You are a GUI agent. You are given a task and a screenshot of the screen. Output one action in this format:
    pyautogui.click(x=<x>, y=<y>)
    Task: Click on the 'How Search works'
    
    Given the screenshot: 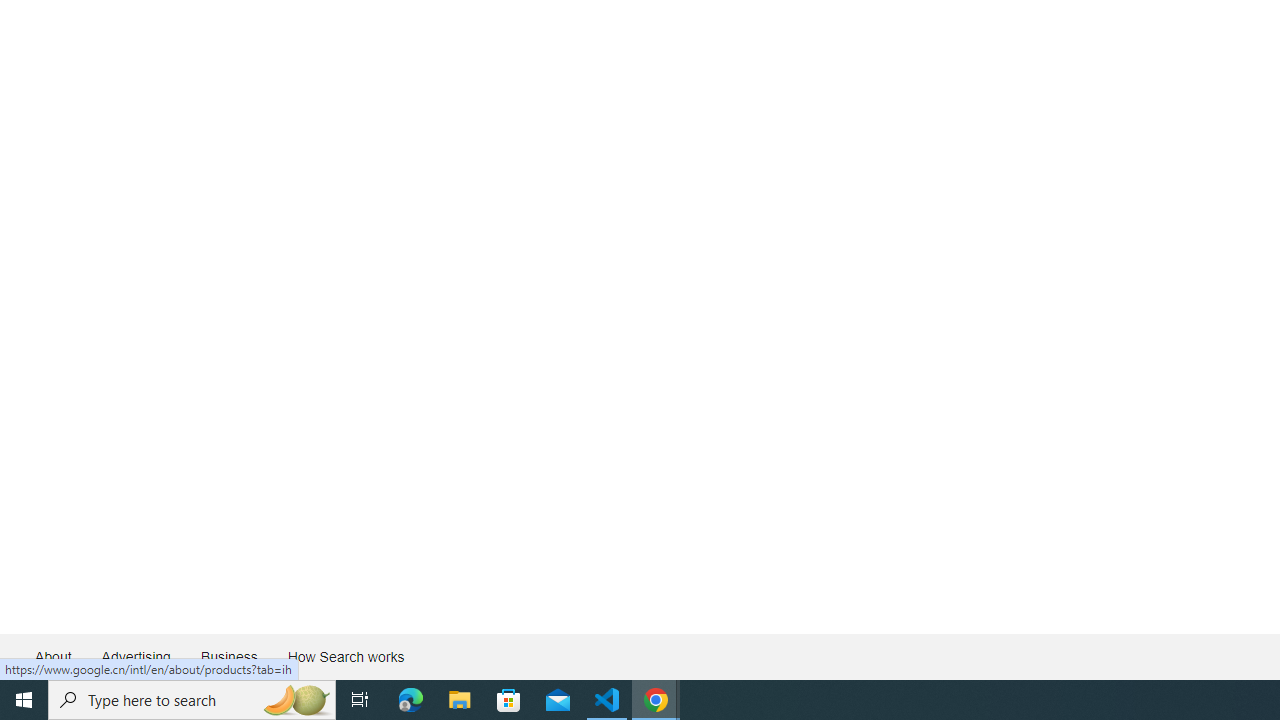 What is the action you would take?
    pyautogui.click(x=345, y=657)
    